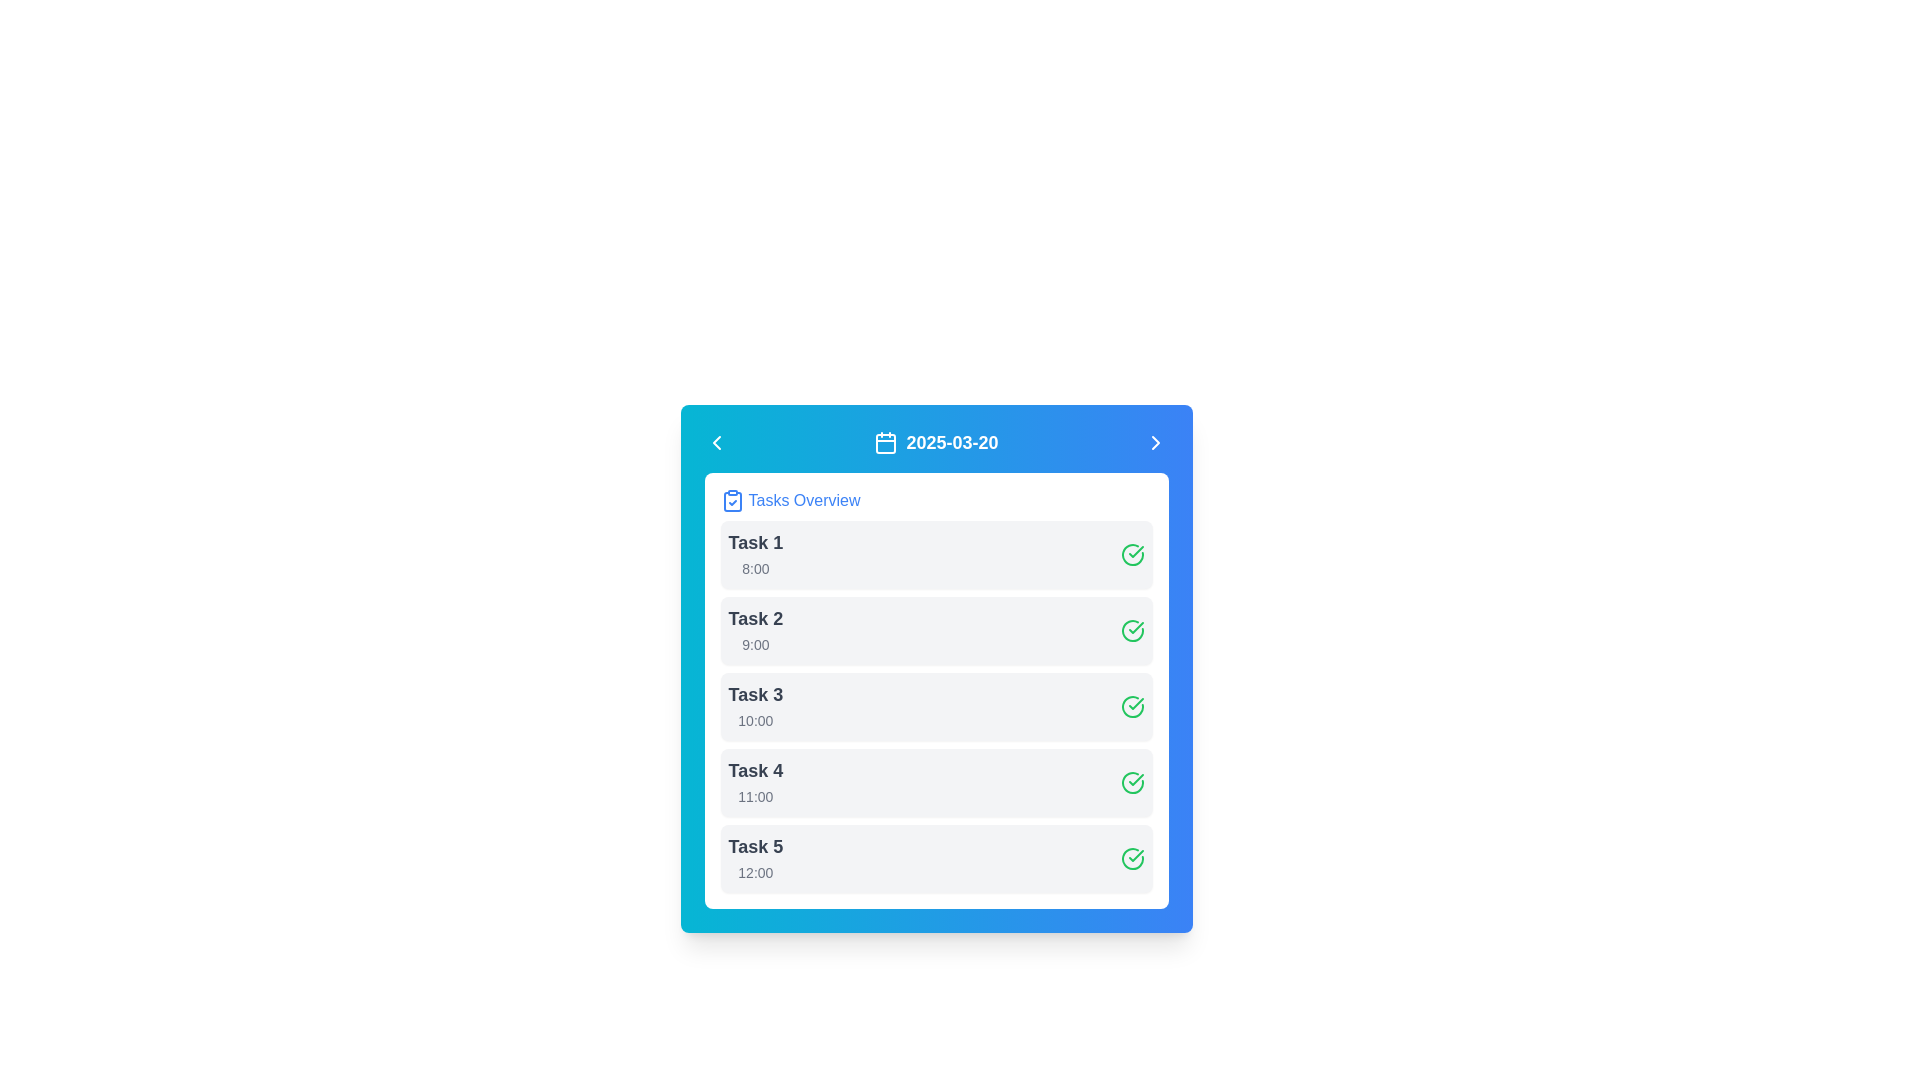 Image resolution: width=1920 pixels, height=1080 pixels. I want to click on the task card labeled 'Task 3', so click(935, 705).